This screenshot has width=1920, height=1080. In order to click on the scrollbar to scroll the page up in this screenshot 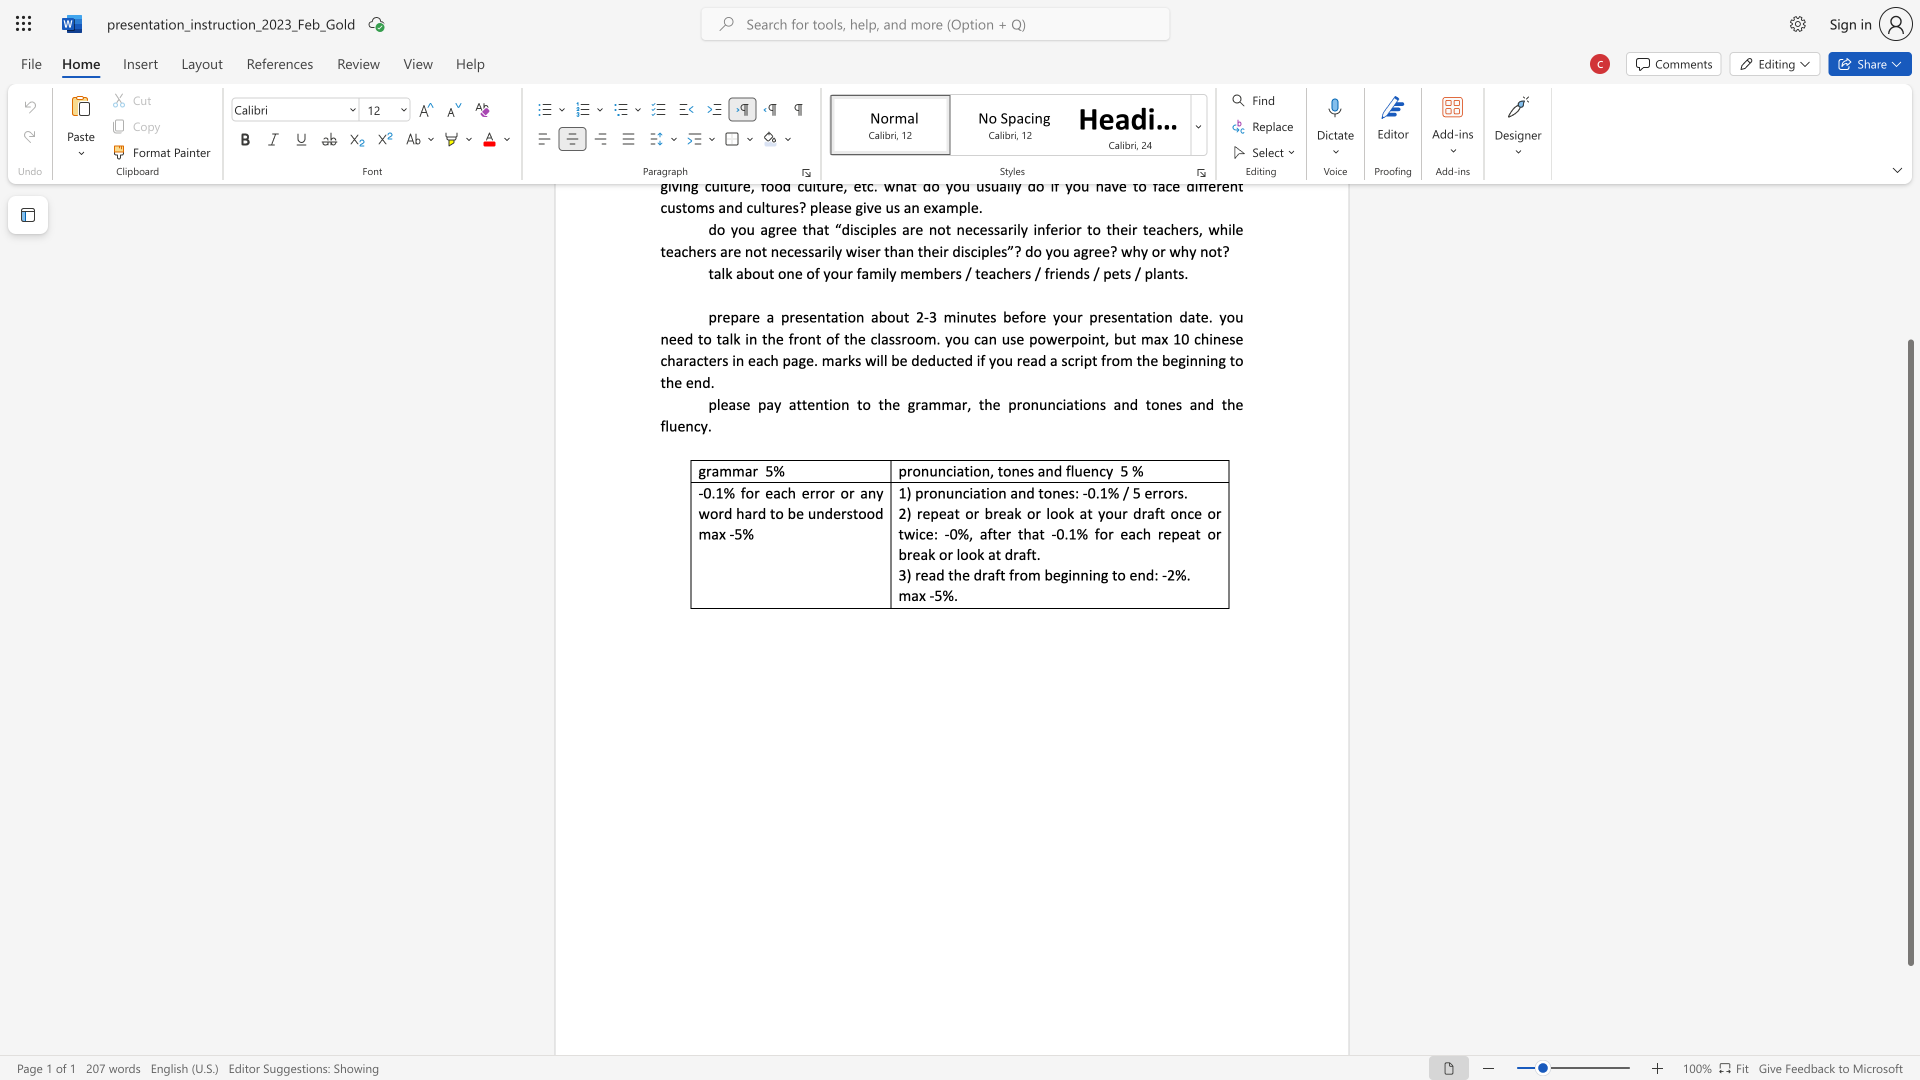, I will do `click(1909, 280)`.